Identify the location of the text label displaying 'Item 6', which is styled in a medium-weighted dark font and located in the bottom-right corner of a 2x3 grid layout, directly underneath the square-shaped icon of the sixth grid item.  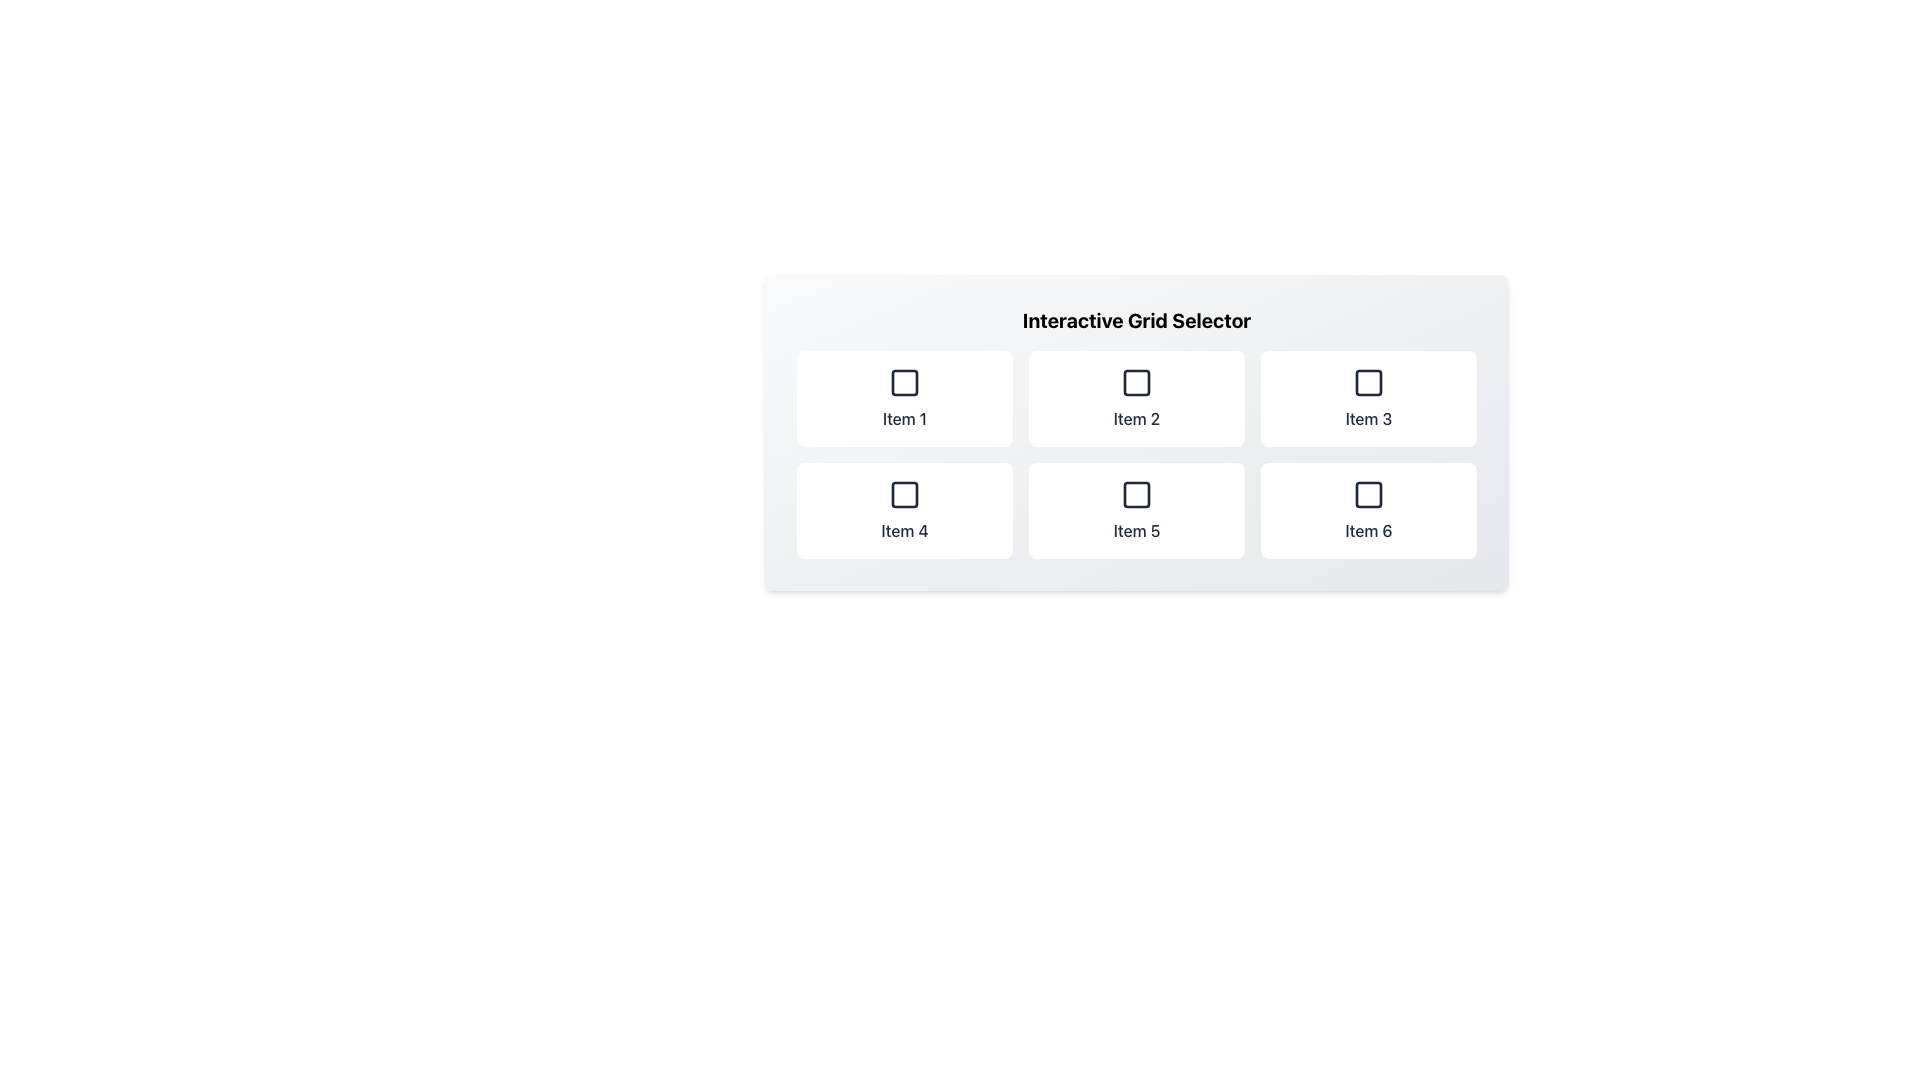
(1367, 530).